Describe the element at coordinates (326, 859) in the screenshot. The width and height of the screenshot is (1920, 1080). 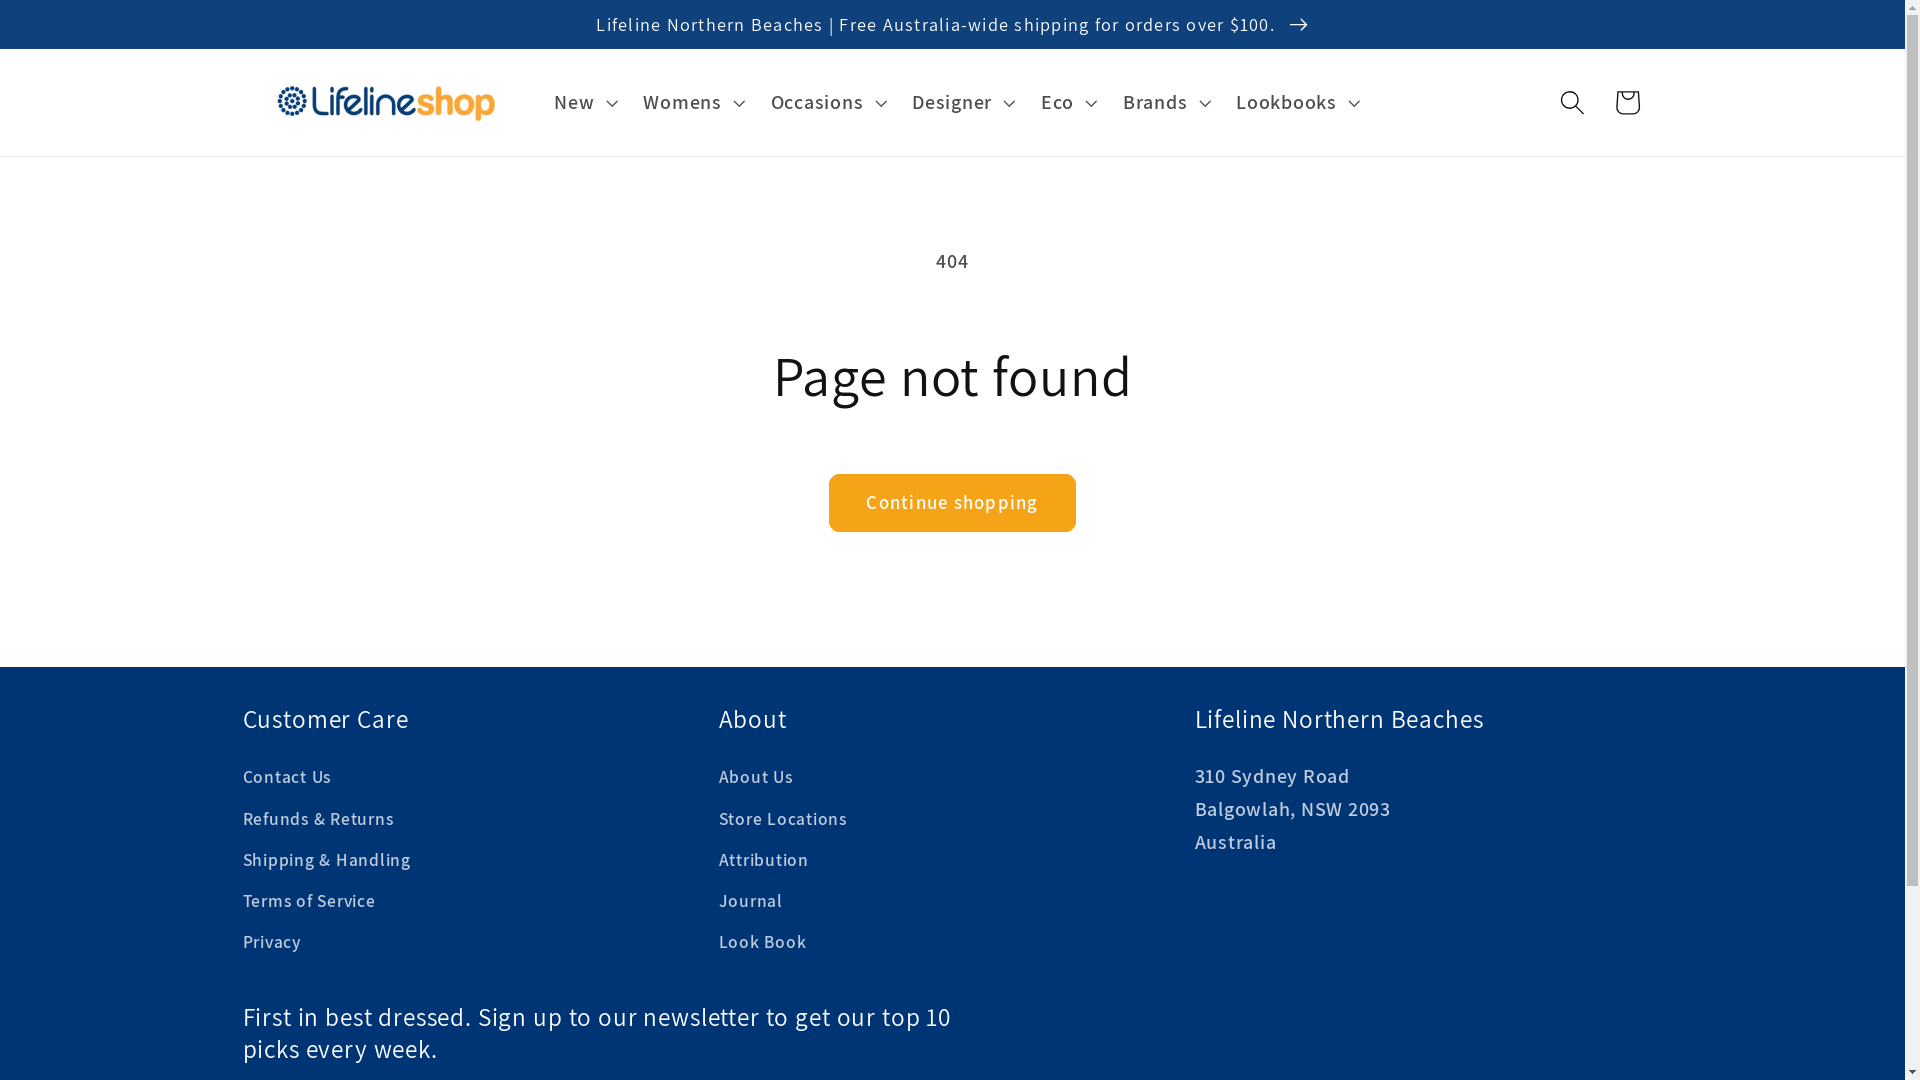
I see `'Shipping & Handling'` at that location.